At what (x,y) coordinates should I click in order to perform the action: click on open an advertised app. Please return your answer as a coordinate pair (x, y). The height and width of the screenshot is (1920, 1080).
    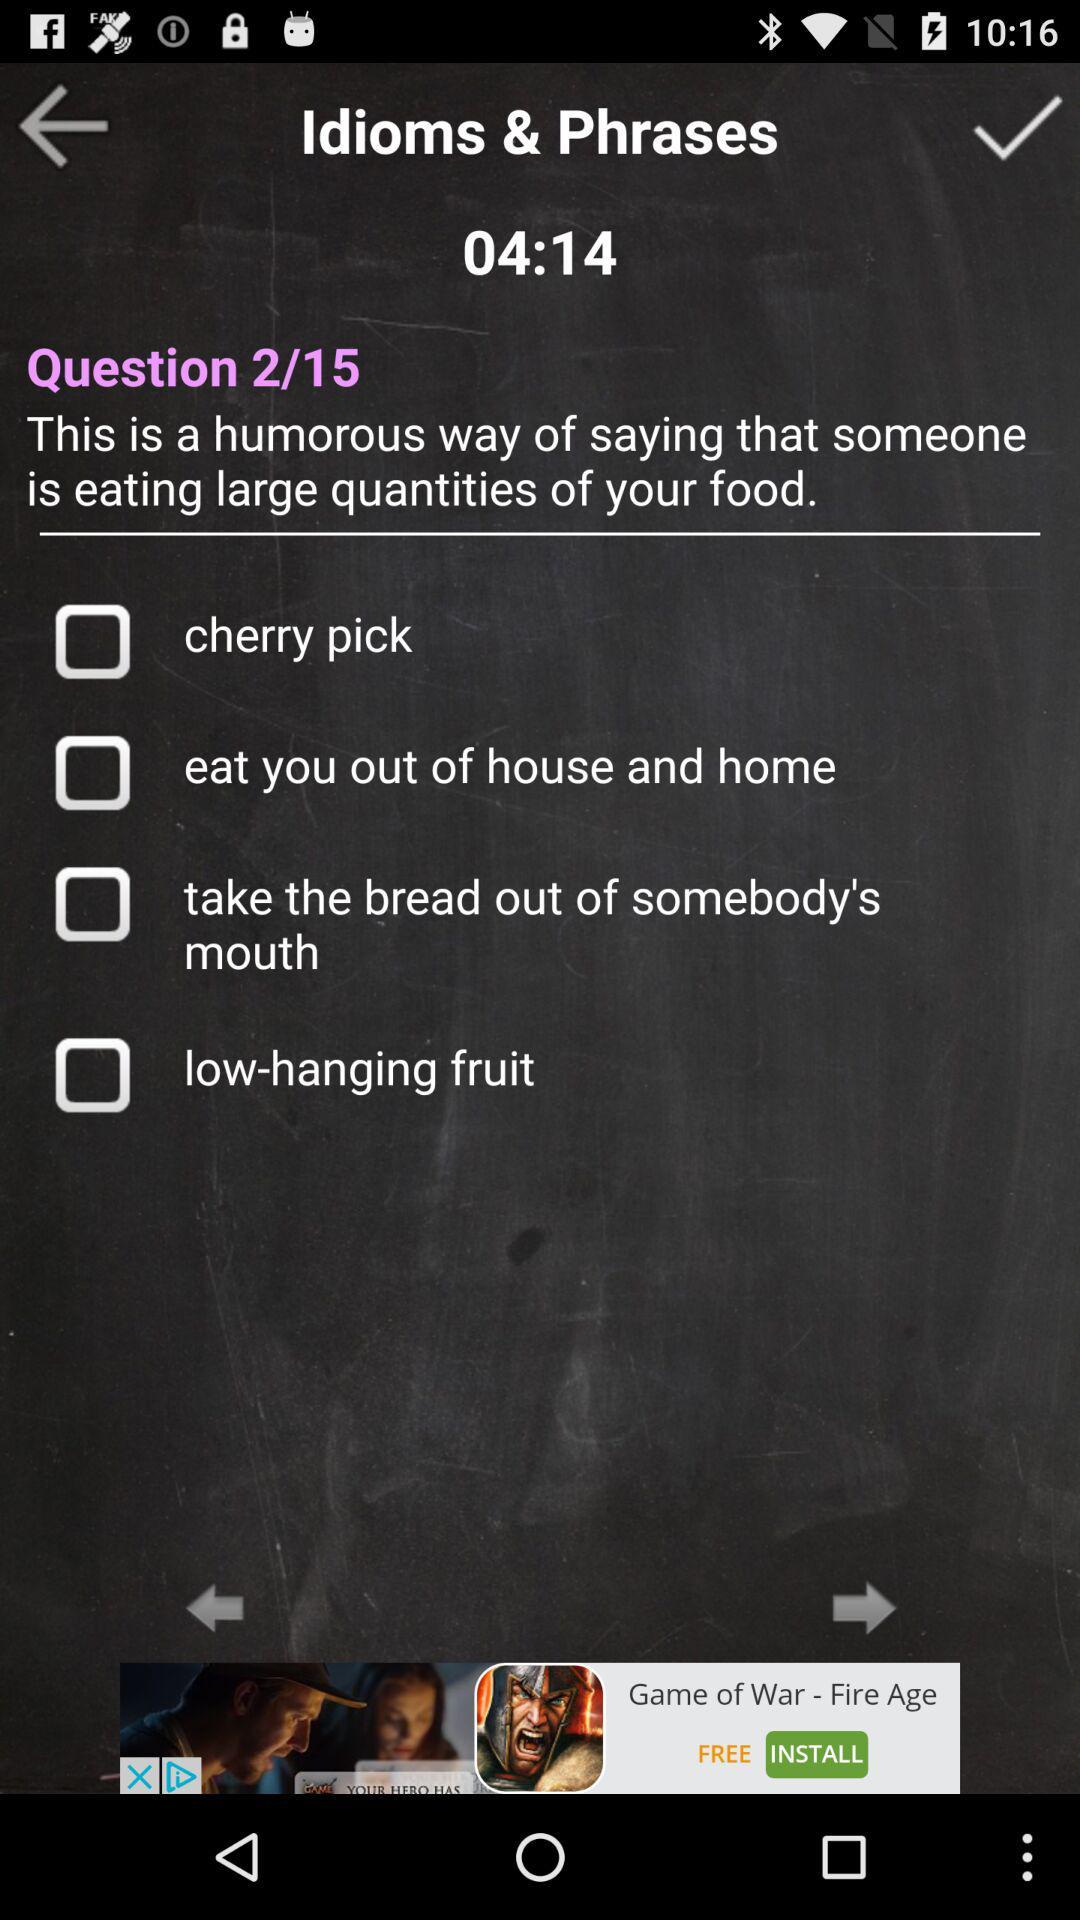
    Looking at the image, I should click on (540, 1727).